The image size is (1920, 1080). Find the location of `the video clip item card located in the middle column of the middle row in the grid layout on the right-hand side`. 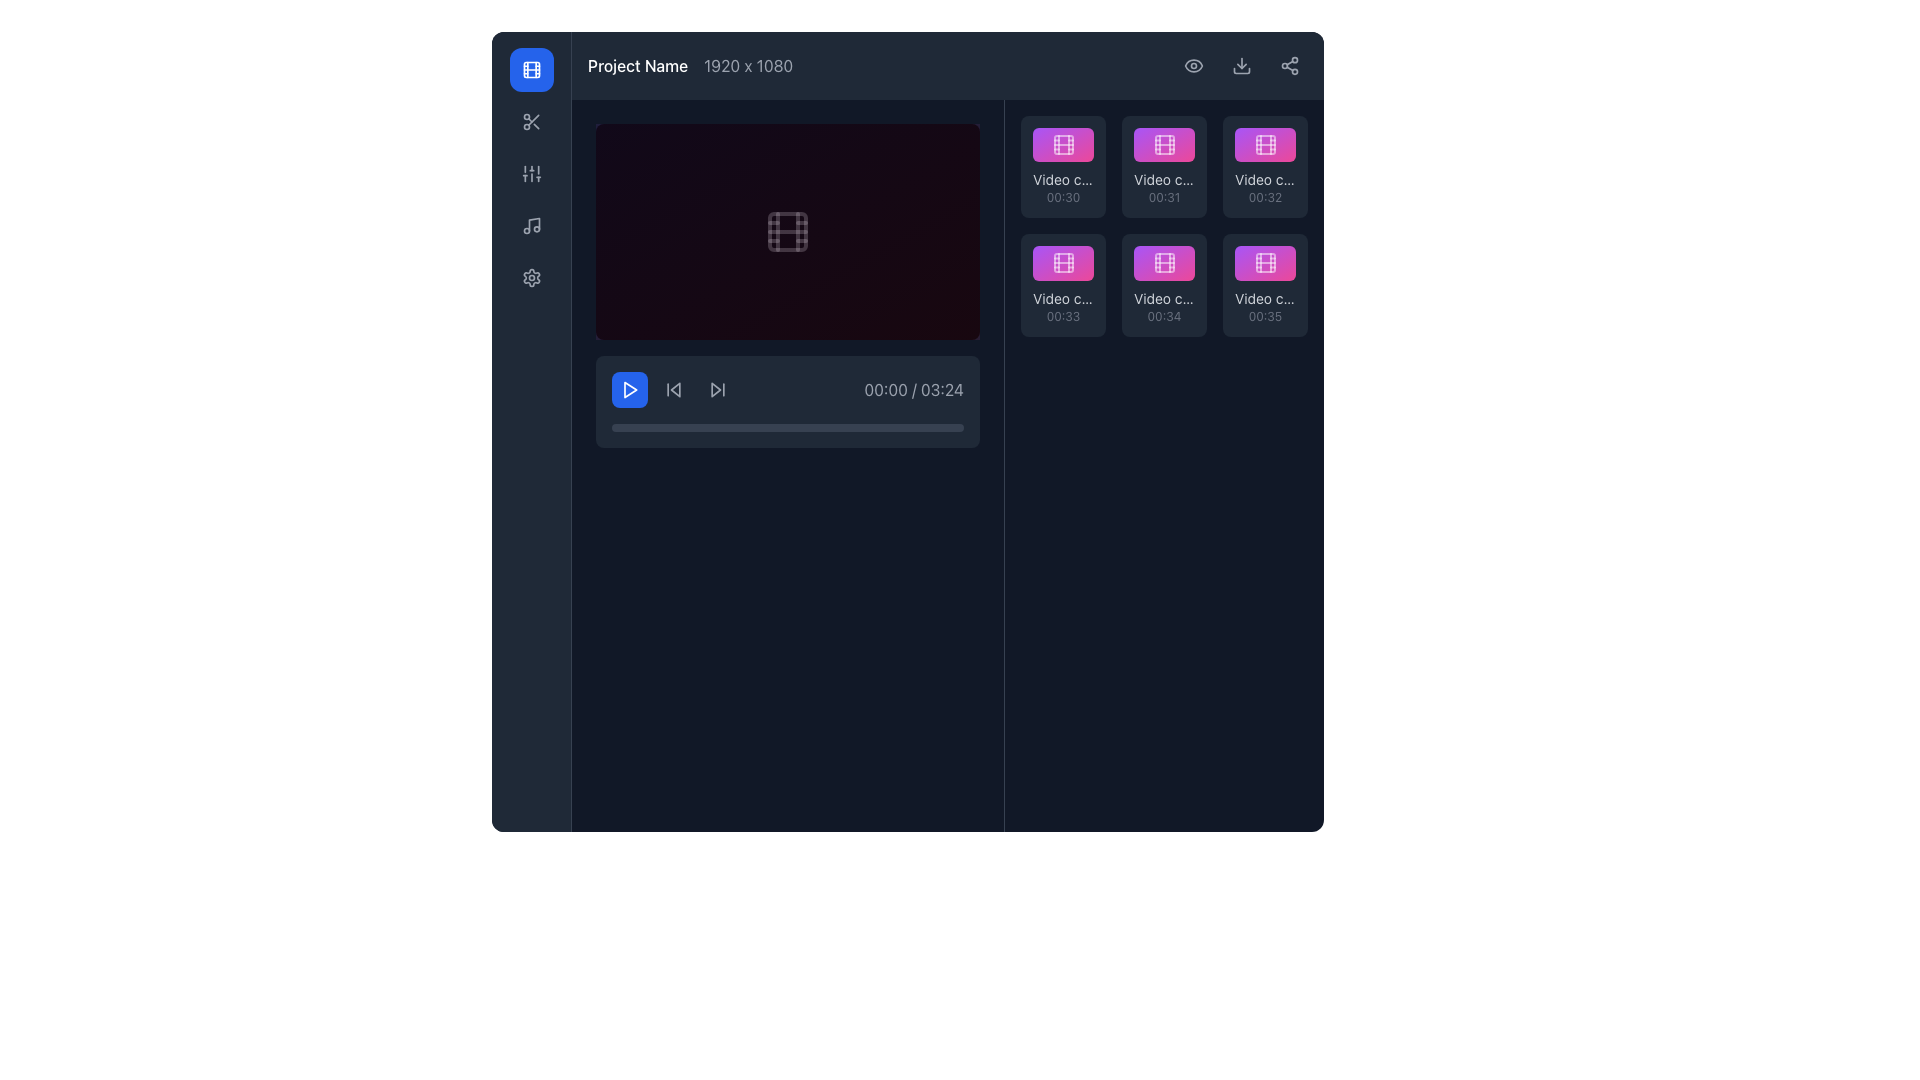

the video clip item card located in the middle column of the middle row in the grid layout on the right-hand side is located at coordinates (1164, 285).